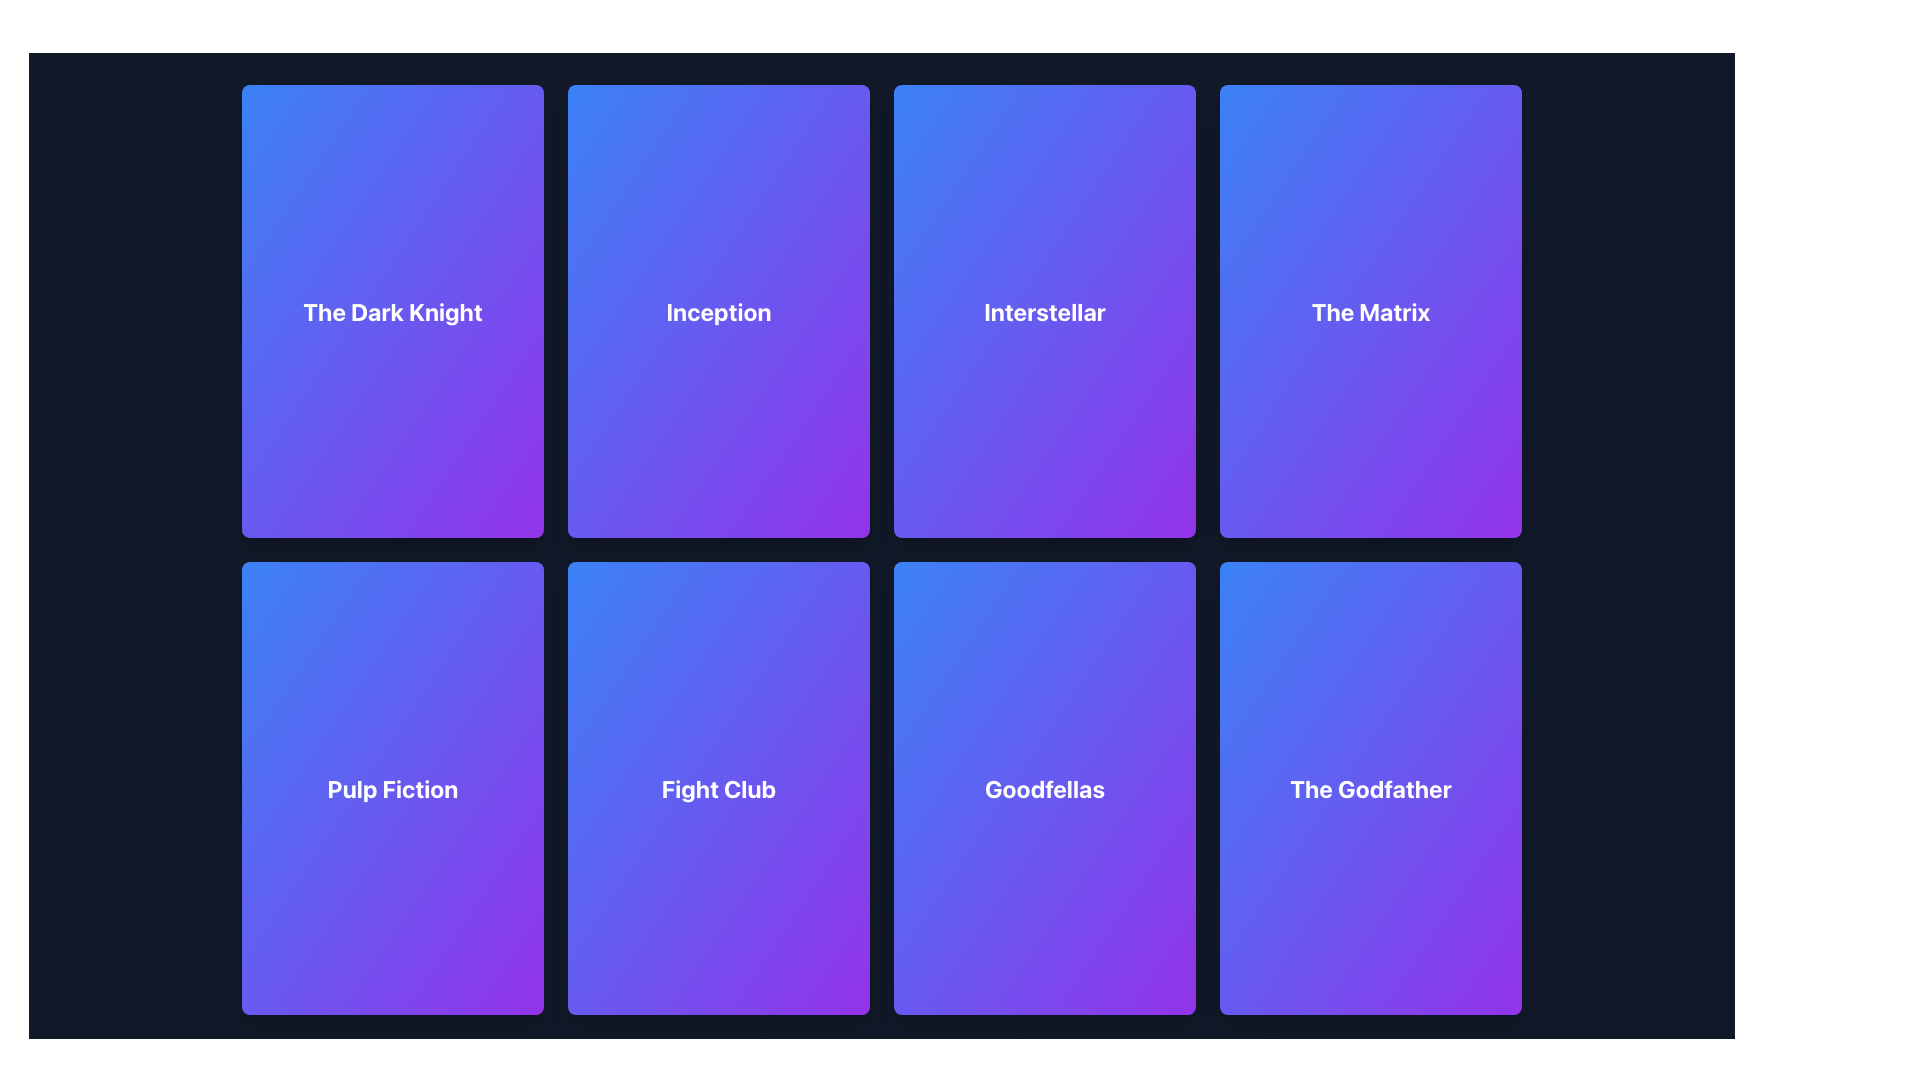 The image size is (1920, 1080). What do you see at coordinates (1044, 786) in the screenshot?
I see `the 'Goodfellas' text label, which is displayed in a large, bold white font on a purple and blue gradient card backdrop, located in the center of the bottom row of the grid` at bounding box center [1044, 786].